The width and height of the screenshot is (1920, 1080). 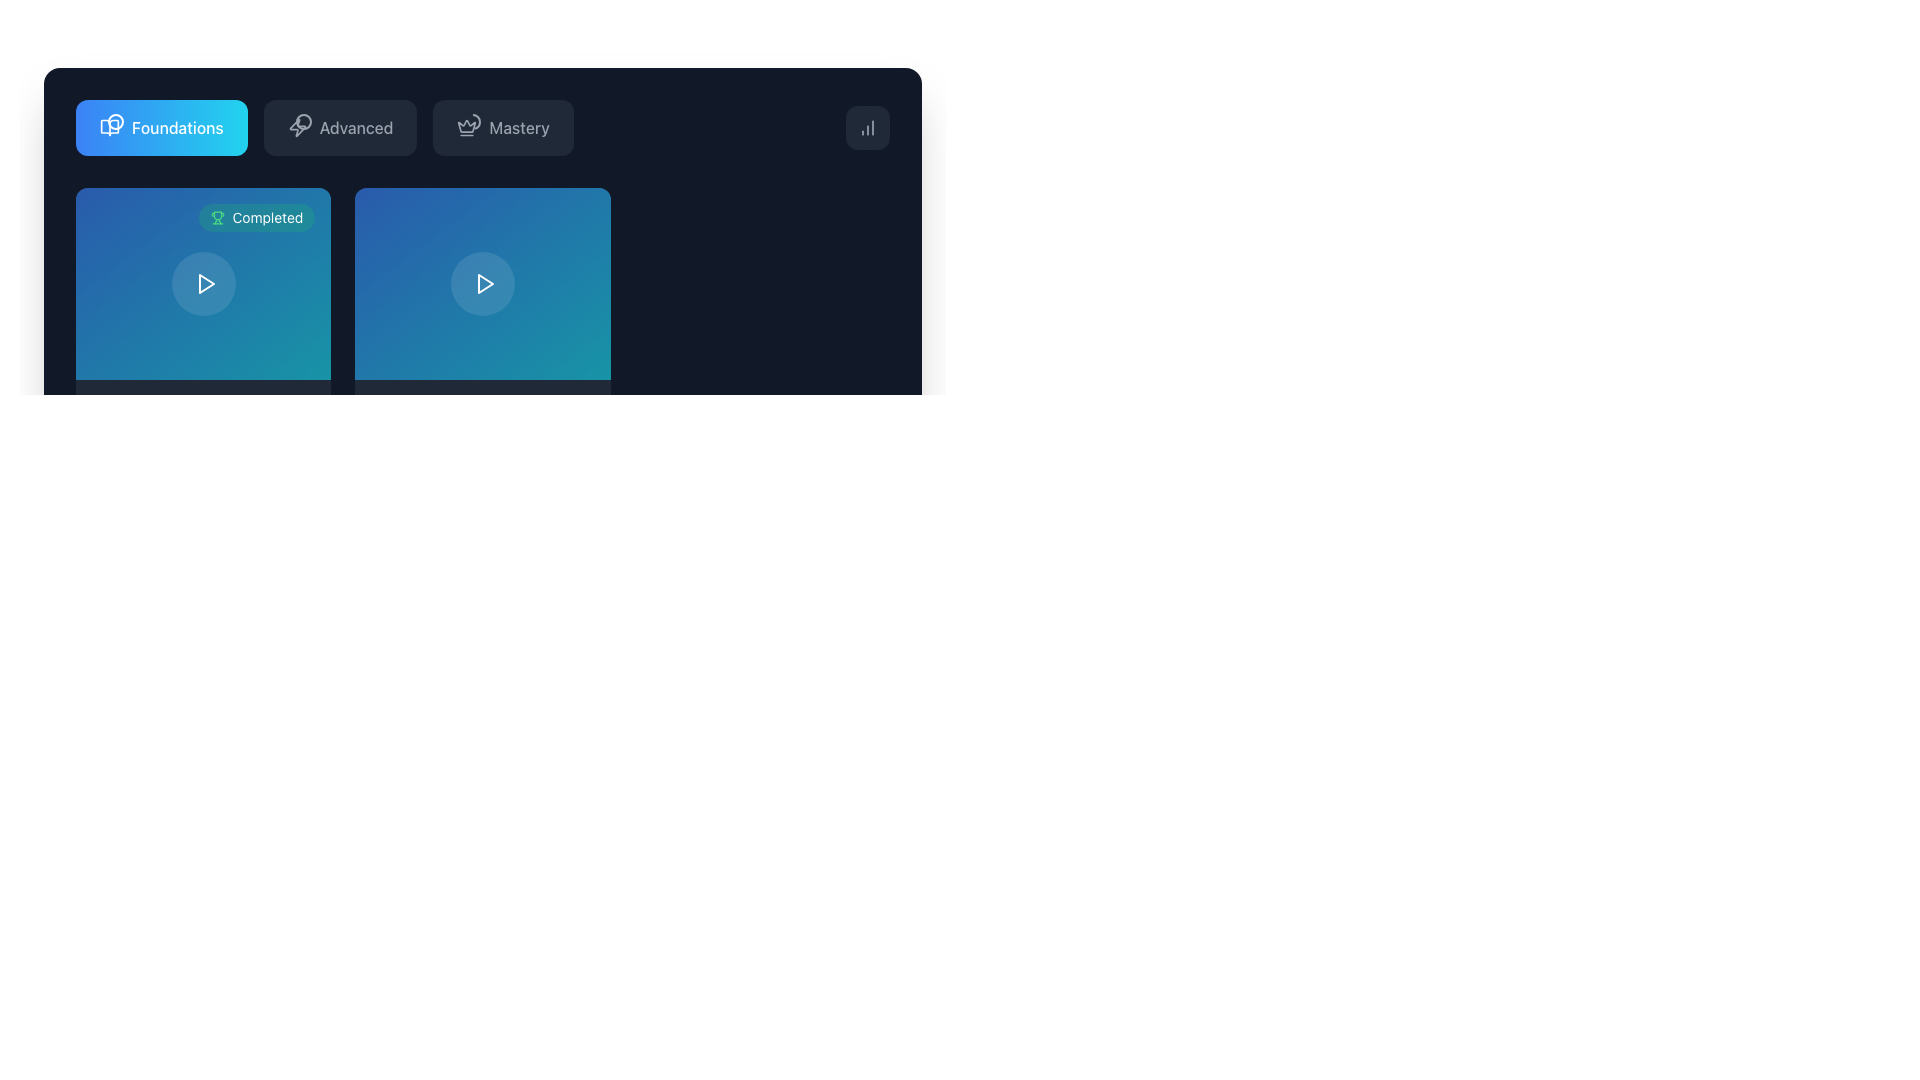 I want to click on the triangular play icon with a white stroke and transparent fill, located within the circular area of the button on the second card below the tabs labeled 'Foundations', 'Advanced', and 'Mastery', so click(x=484, y=284).